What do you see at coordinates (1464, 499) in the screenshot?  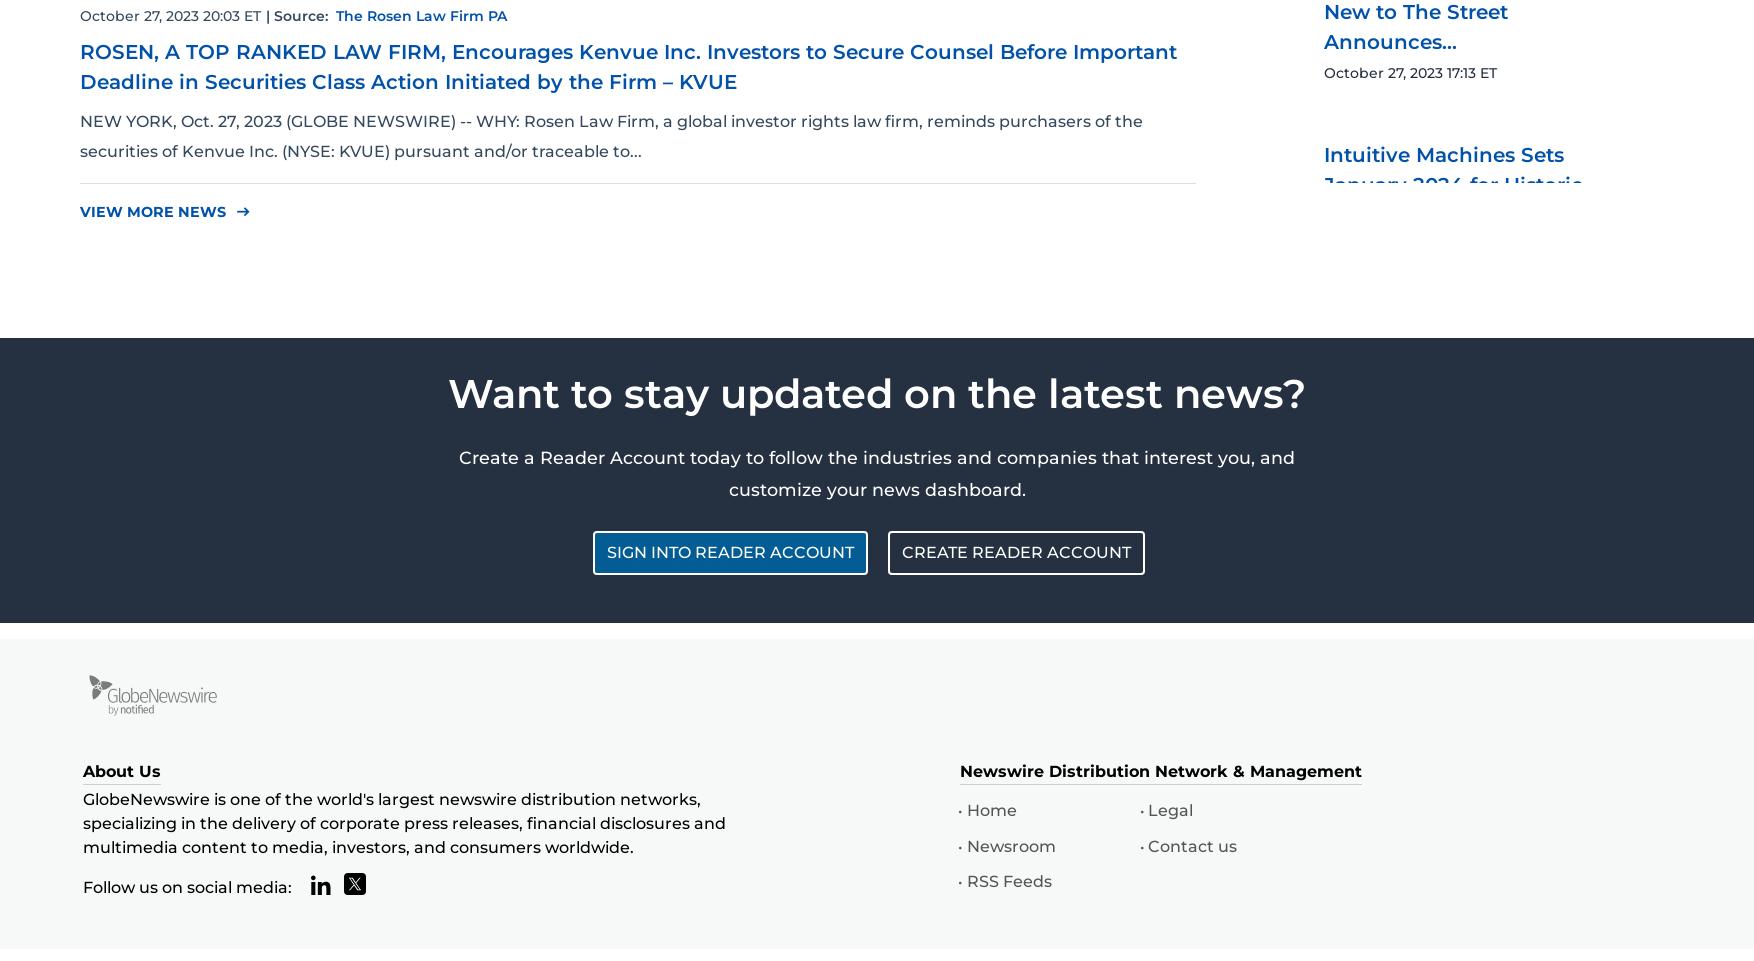 I see `'Intuitive Machines Sets January 2024 for Historic ...'` at bounding box center [1464, 499].